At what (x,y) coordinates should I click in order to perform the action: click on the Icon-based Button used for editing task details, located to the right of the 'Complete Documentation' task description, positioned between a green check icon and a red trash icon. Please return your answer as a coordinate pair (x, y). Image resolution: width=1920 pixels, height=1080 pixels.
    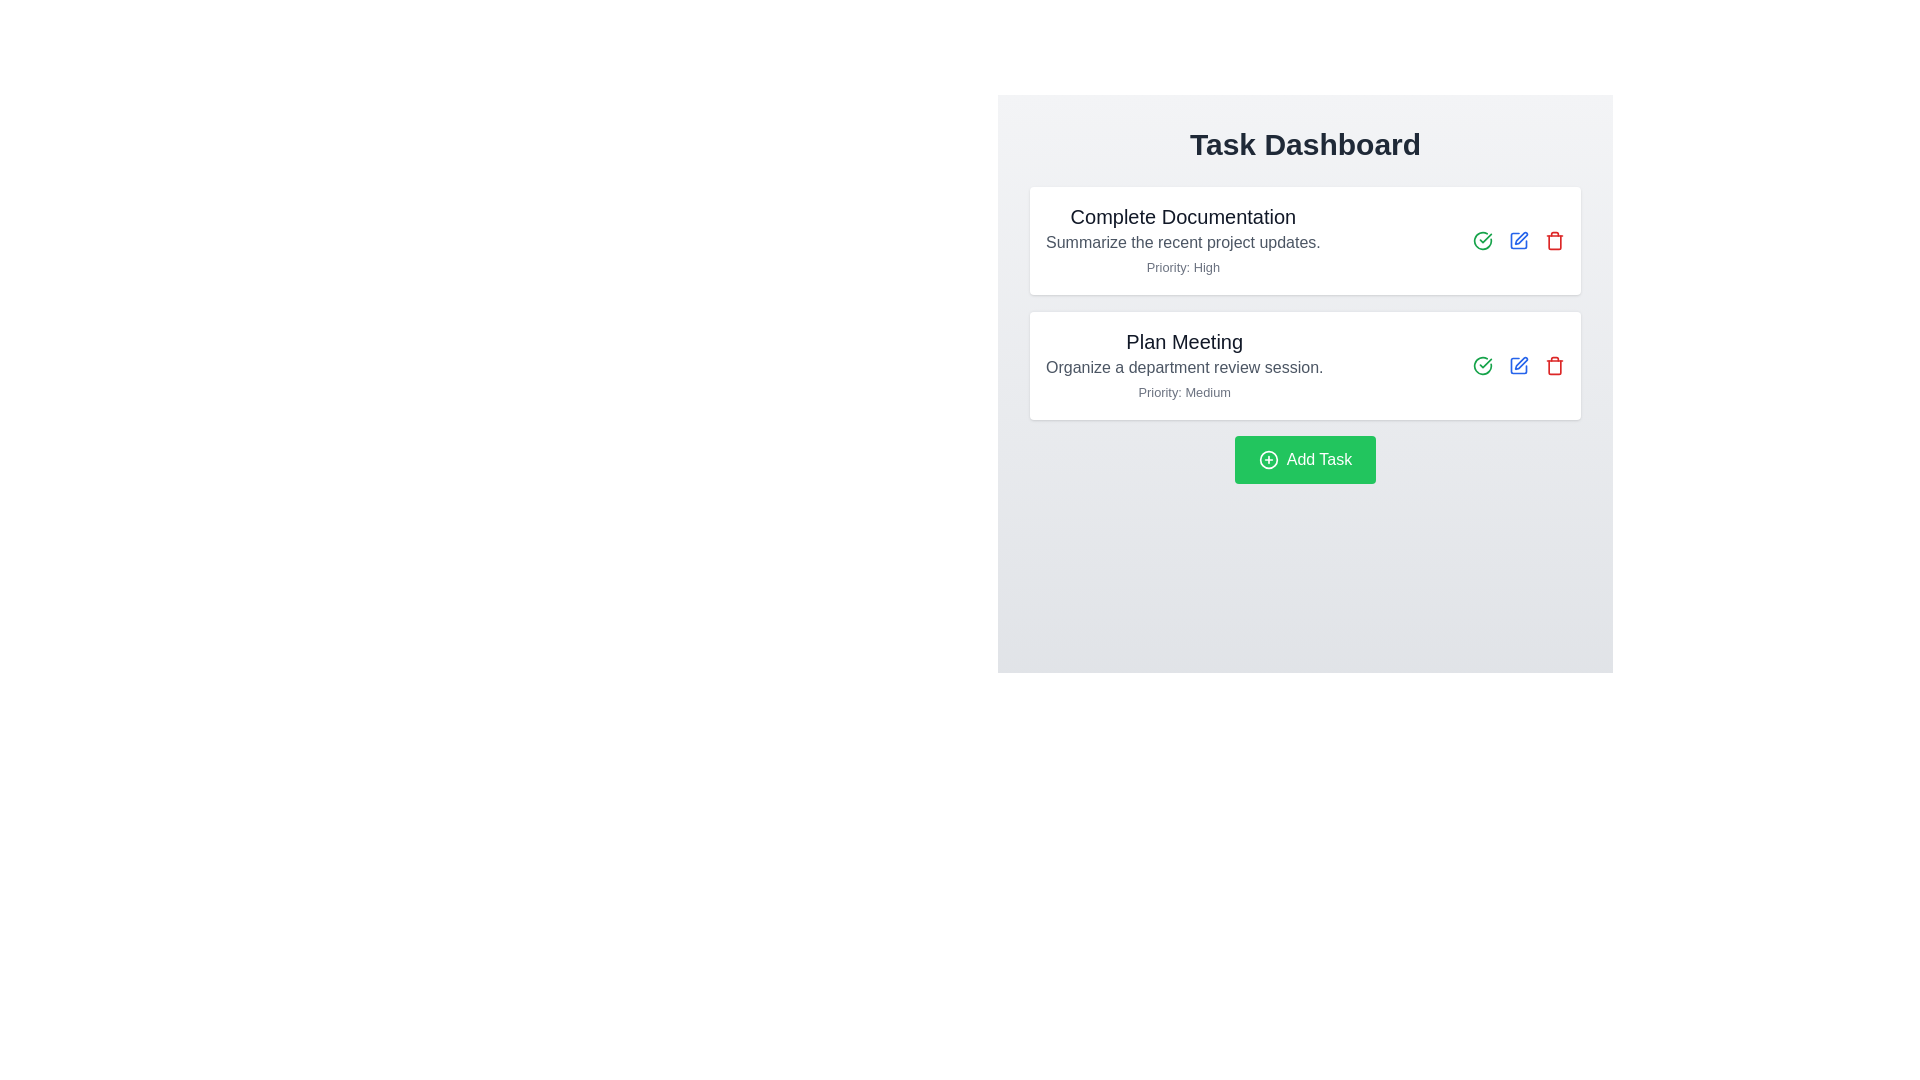
    Looking at the image, I should click on (1518, 239).